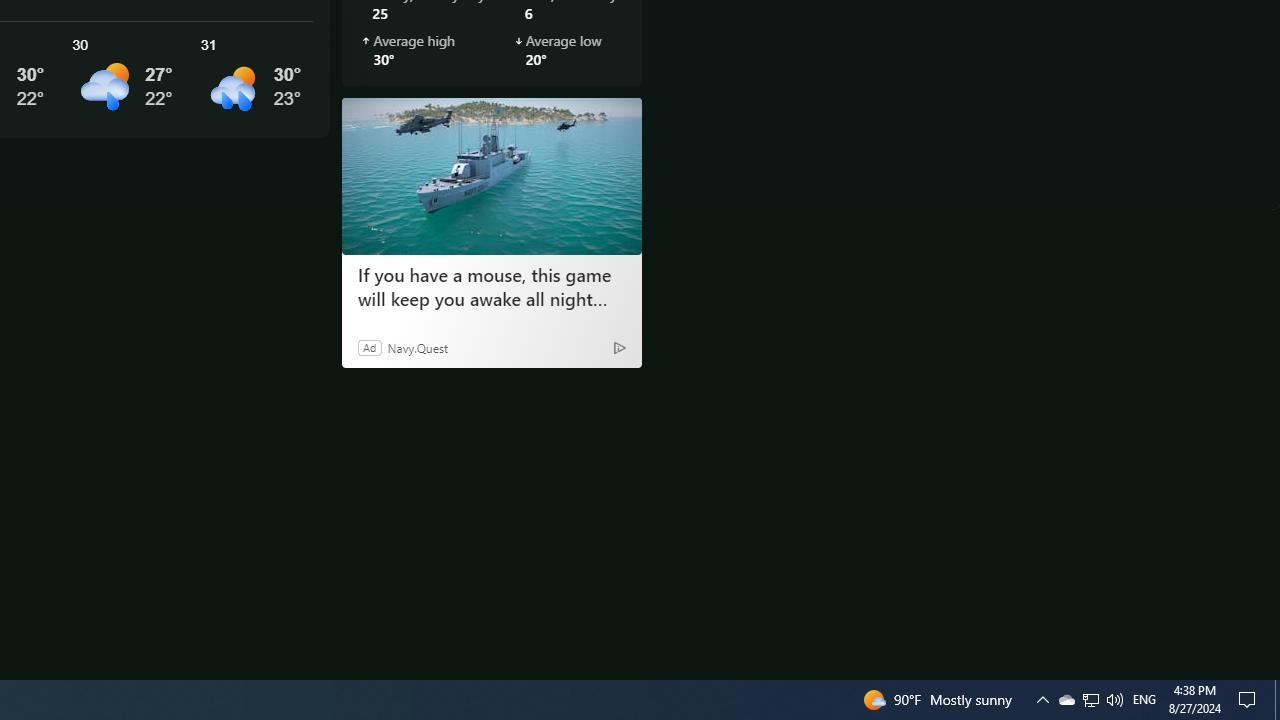 This screenshot has height=720, width=1280. What do you see at coordinates (1090, 698) in the screenshot?
I see `'Tray Input Indicator - English (United States)'` at bounding box center [1090, 698].